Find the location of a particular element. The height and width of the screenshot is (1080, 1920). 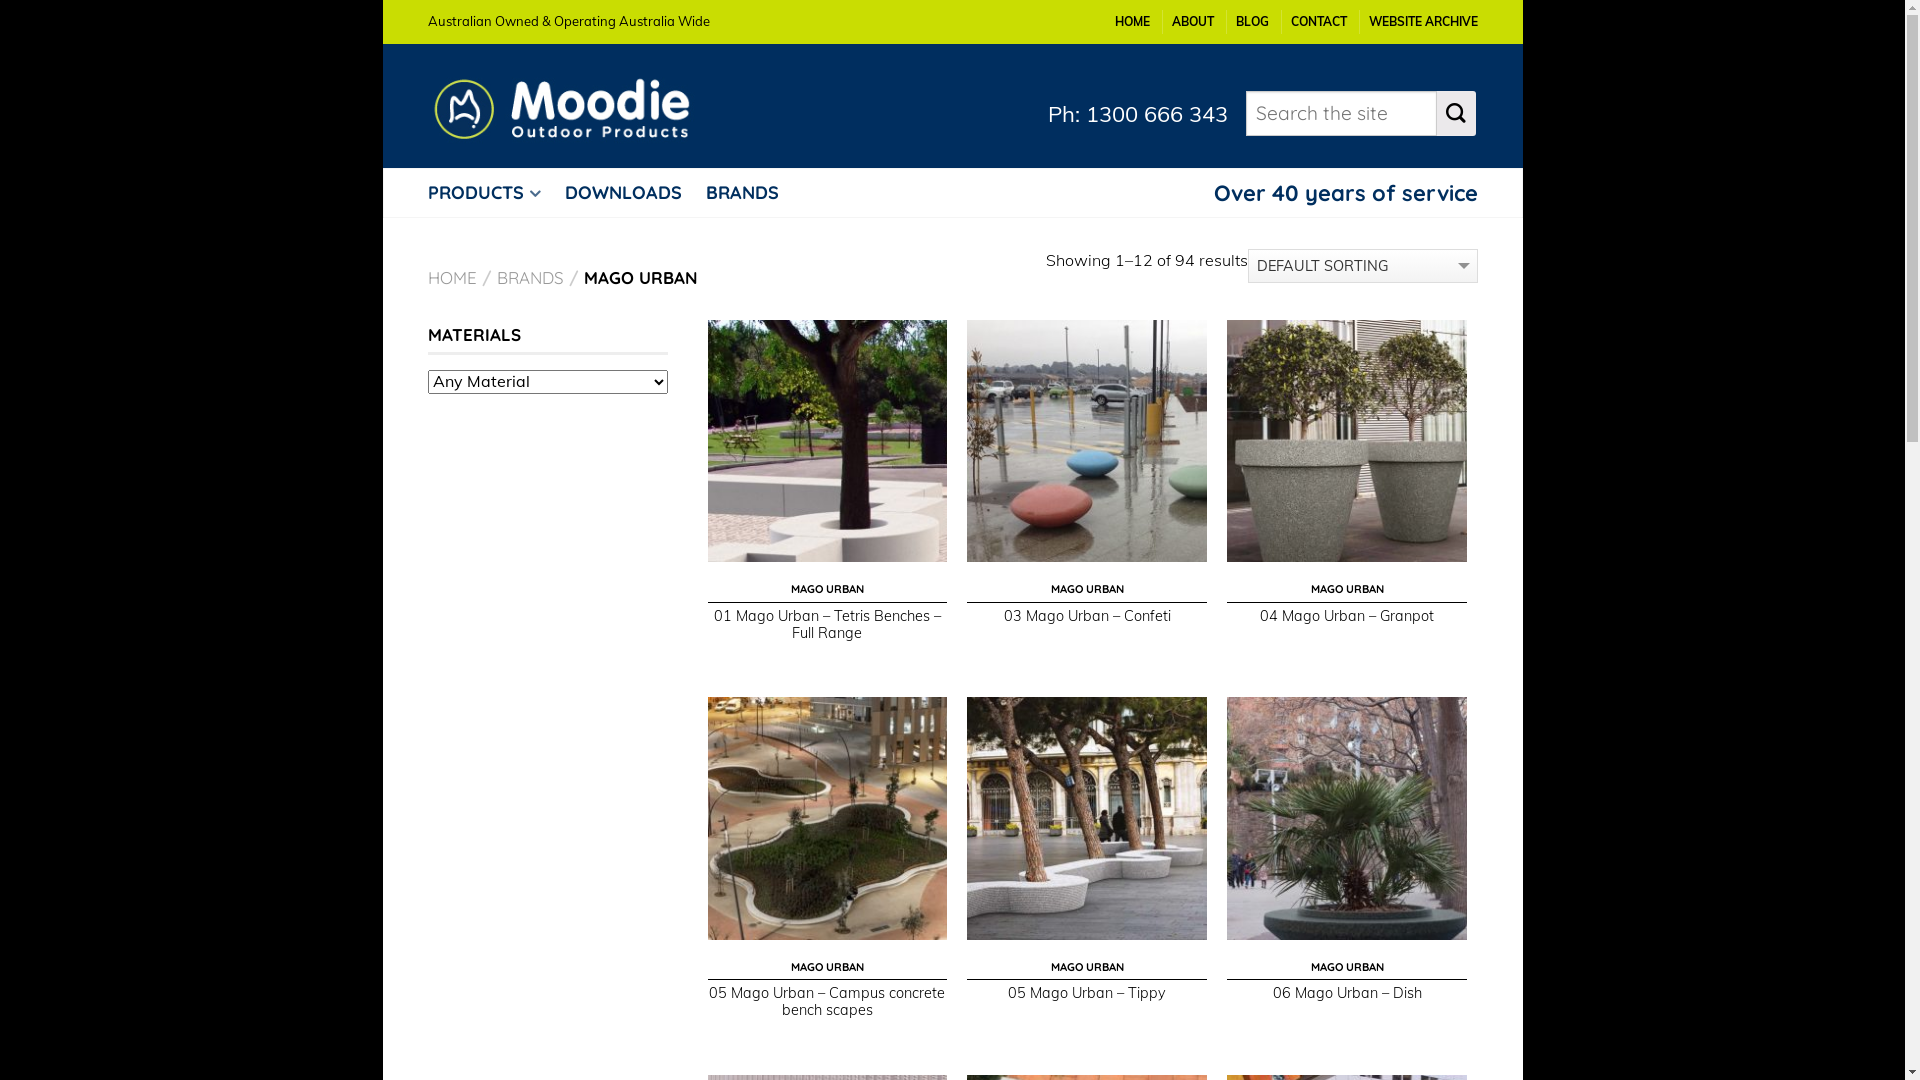

'ABOUT' is located at coordinates (1193, 21).